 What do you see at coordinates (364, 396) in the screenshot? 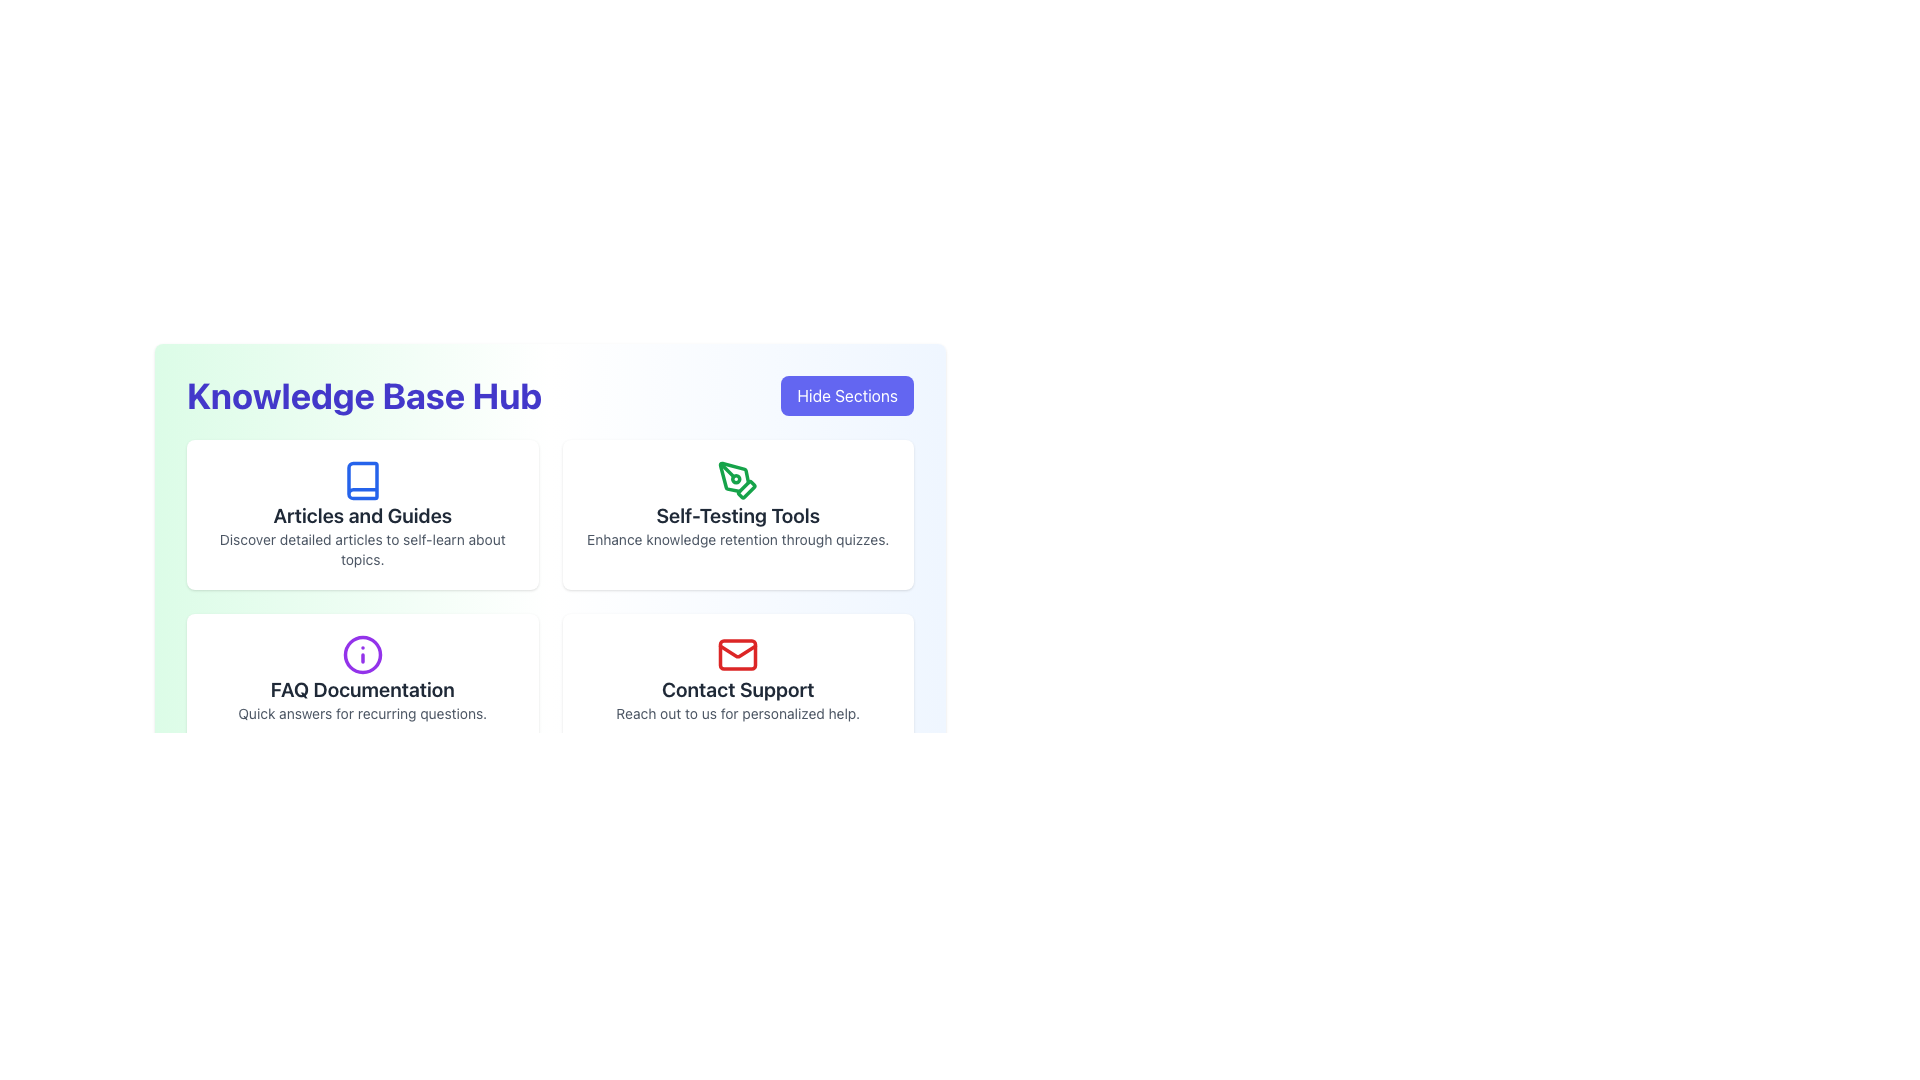
I see `the 'Knowledge Base Hub' text label, which serves as the header for the page and is located near the top-left of the interface, positioned to the left of the 'Hide Sections' button` at bounding box center [364, 396].